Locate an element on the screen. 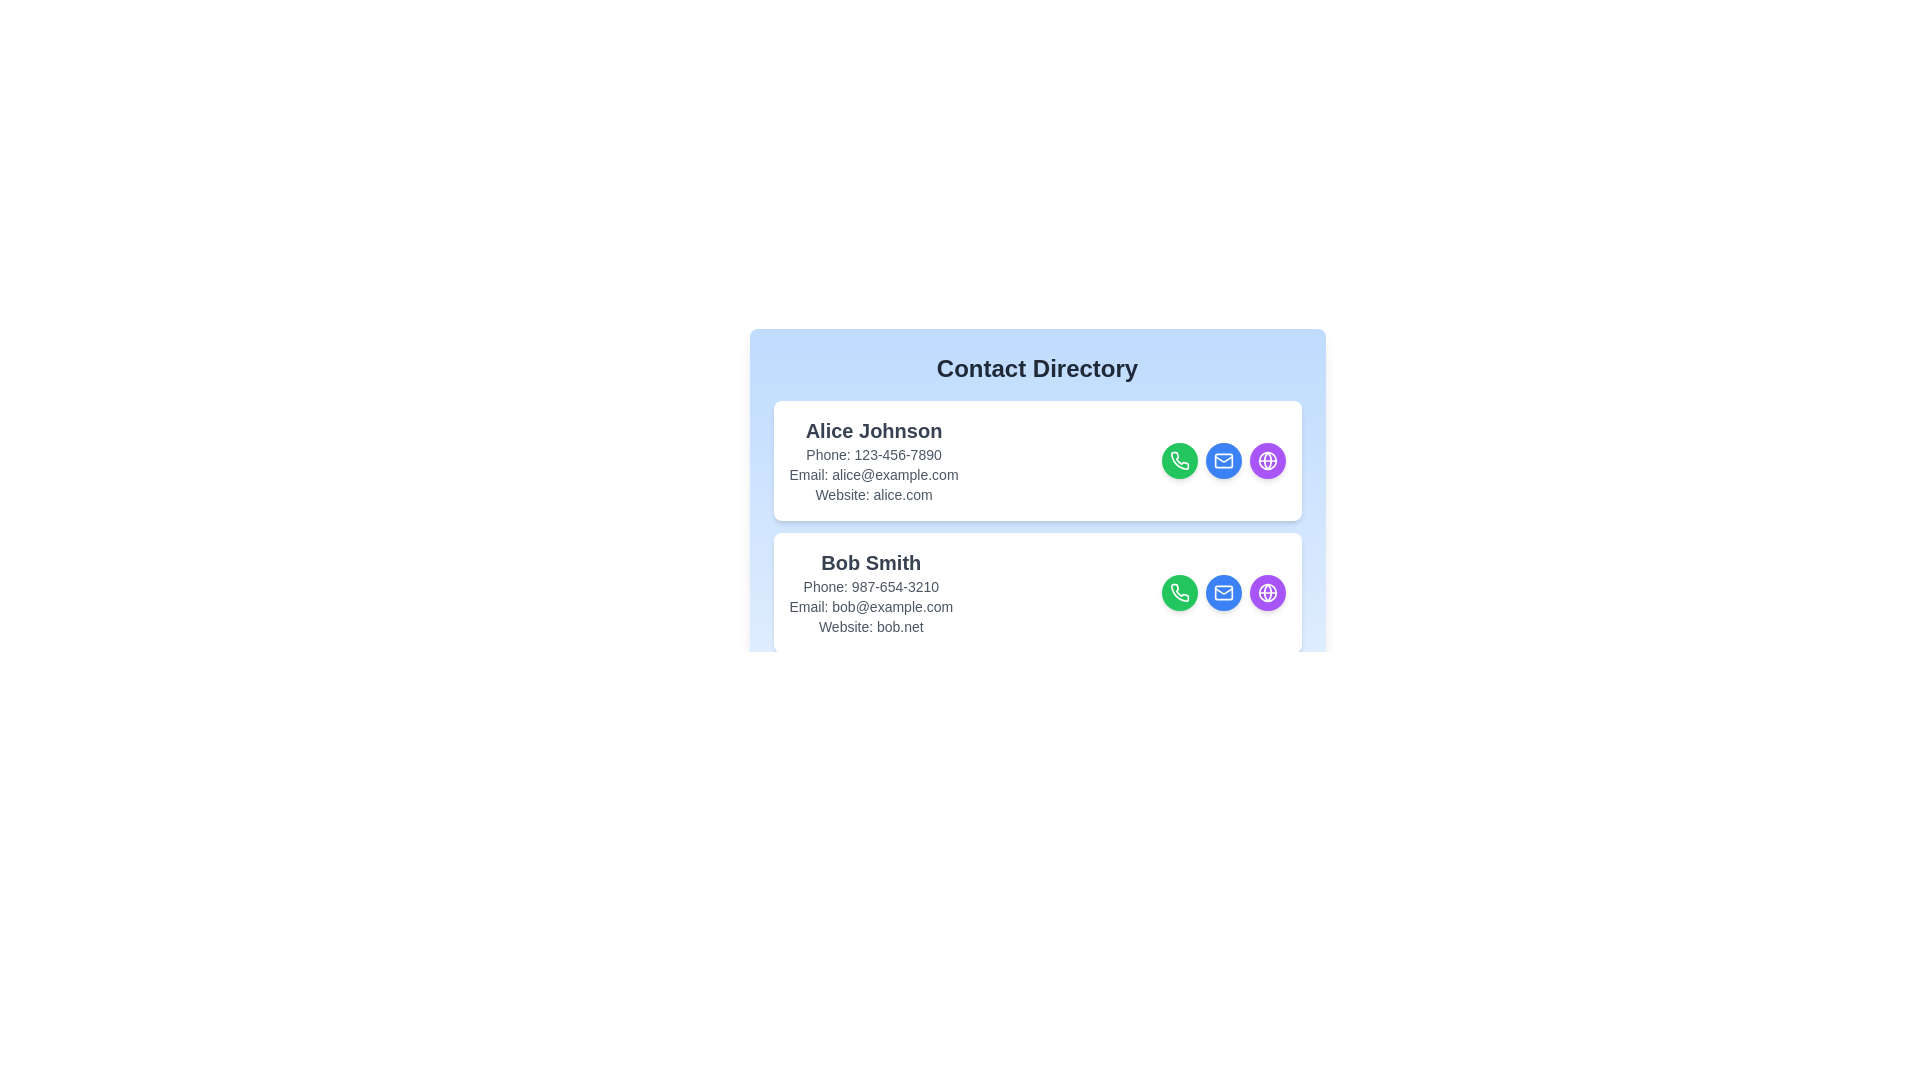 This screenshot has height=1080, width=1920. email button for the contact Bob Smith is located at coordinates (1222, 592).